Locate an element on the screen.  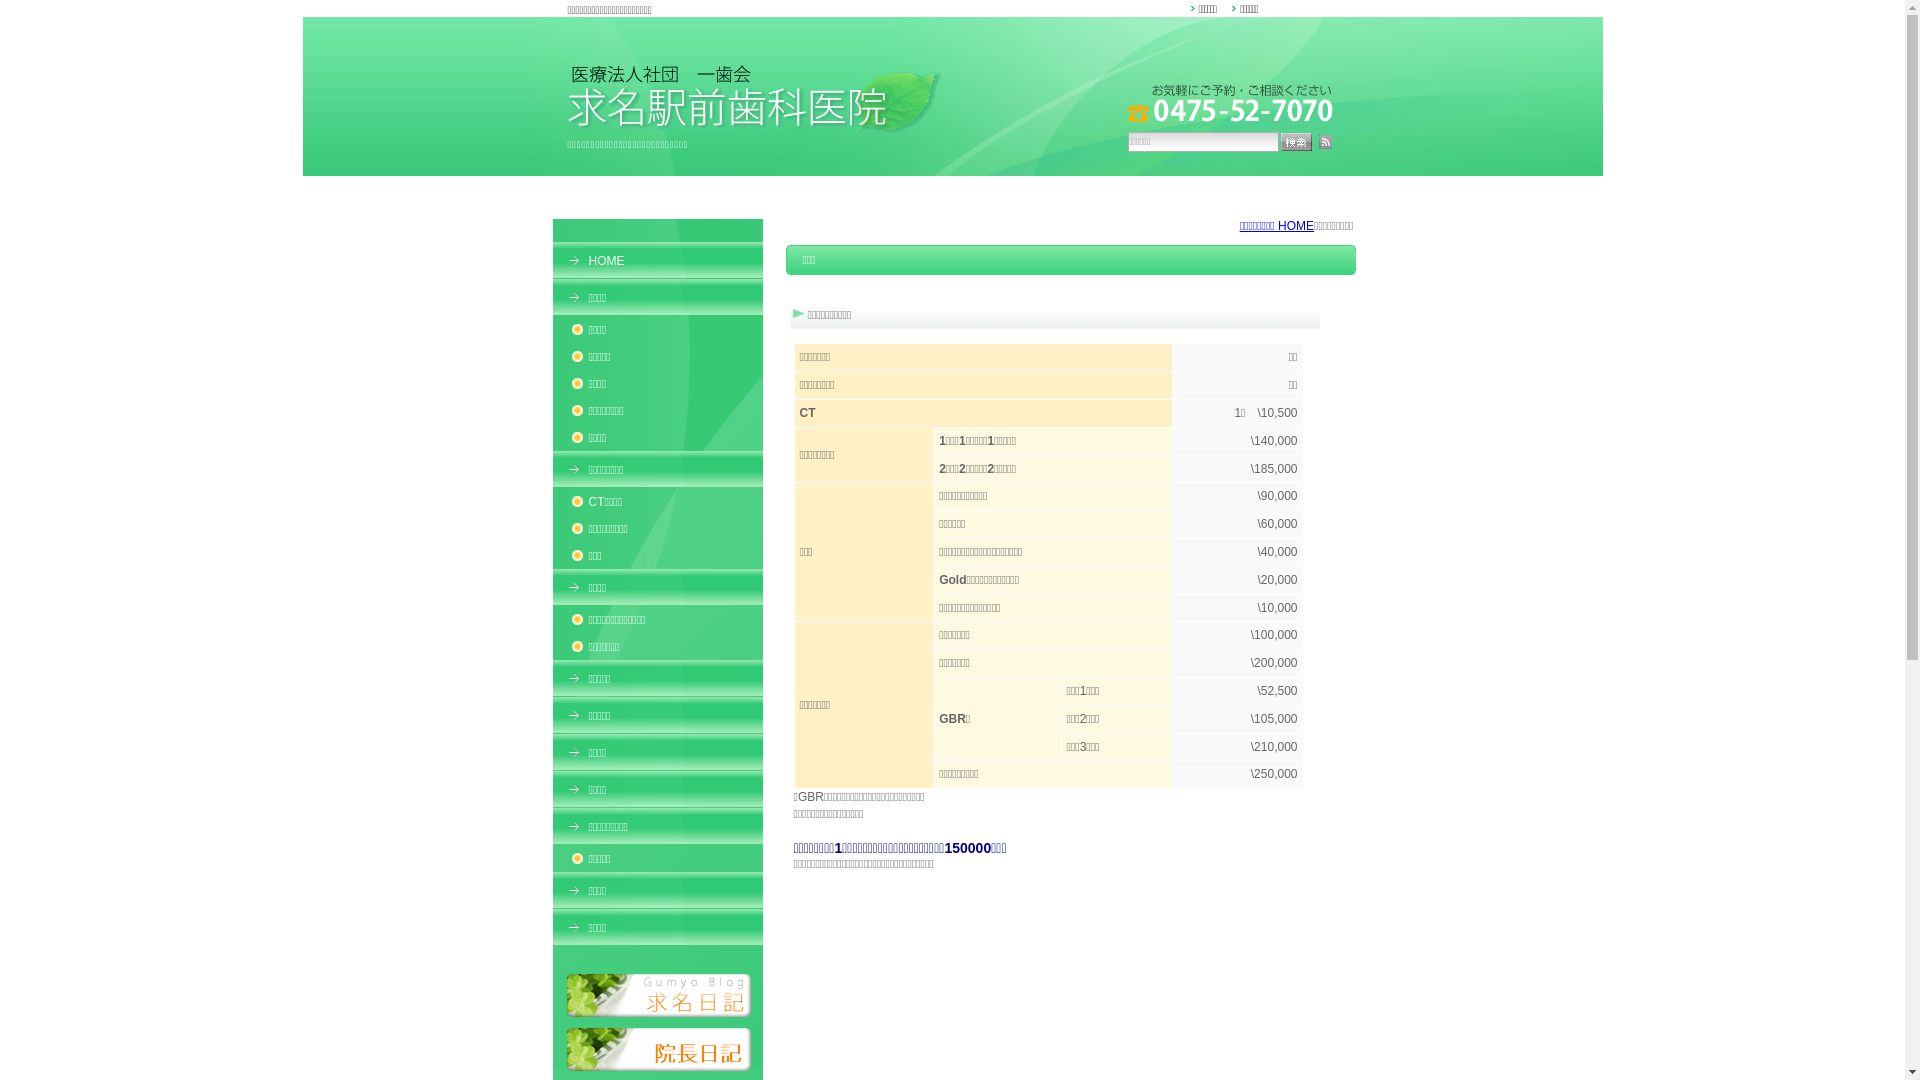
'HOME' is located at coordinates (657, 258).